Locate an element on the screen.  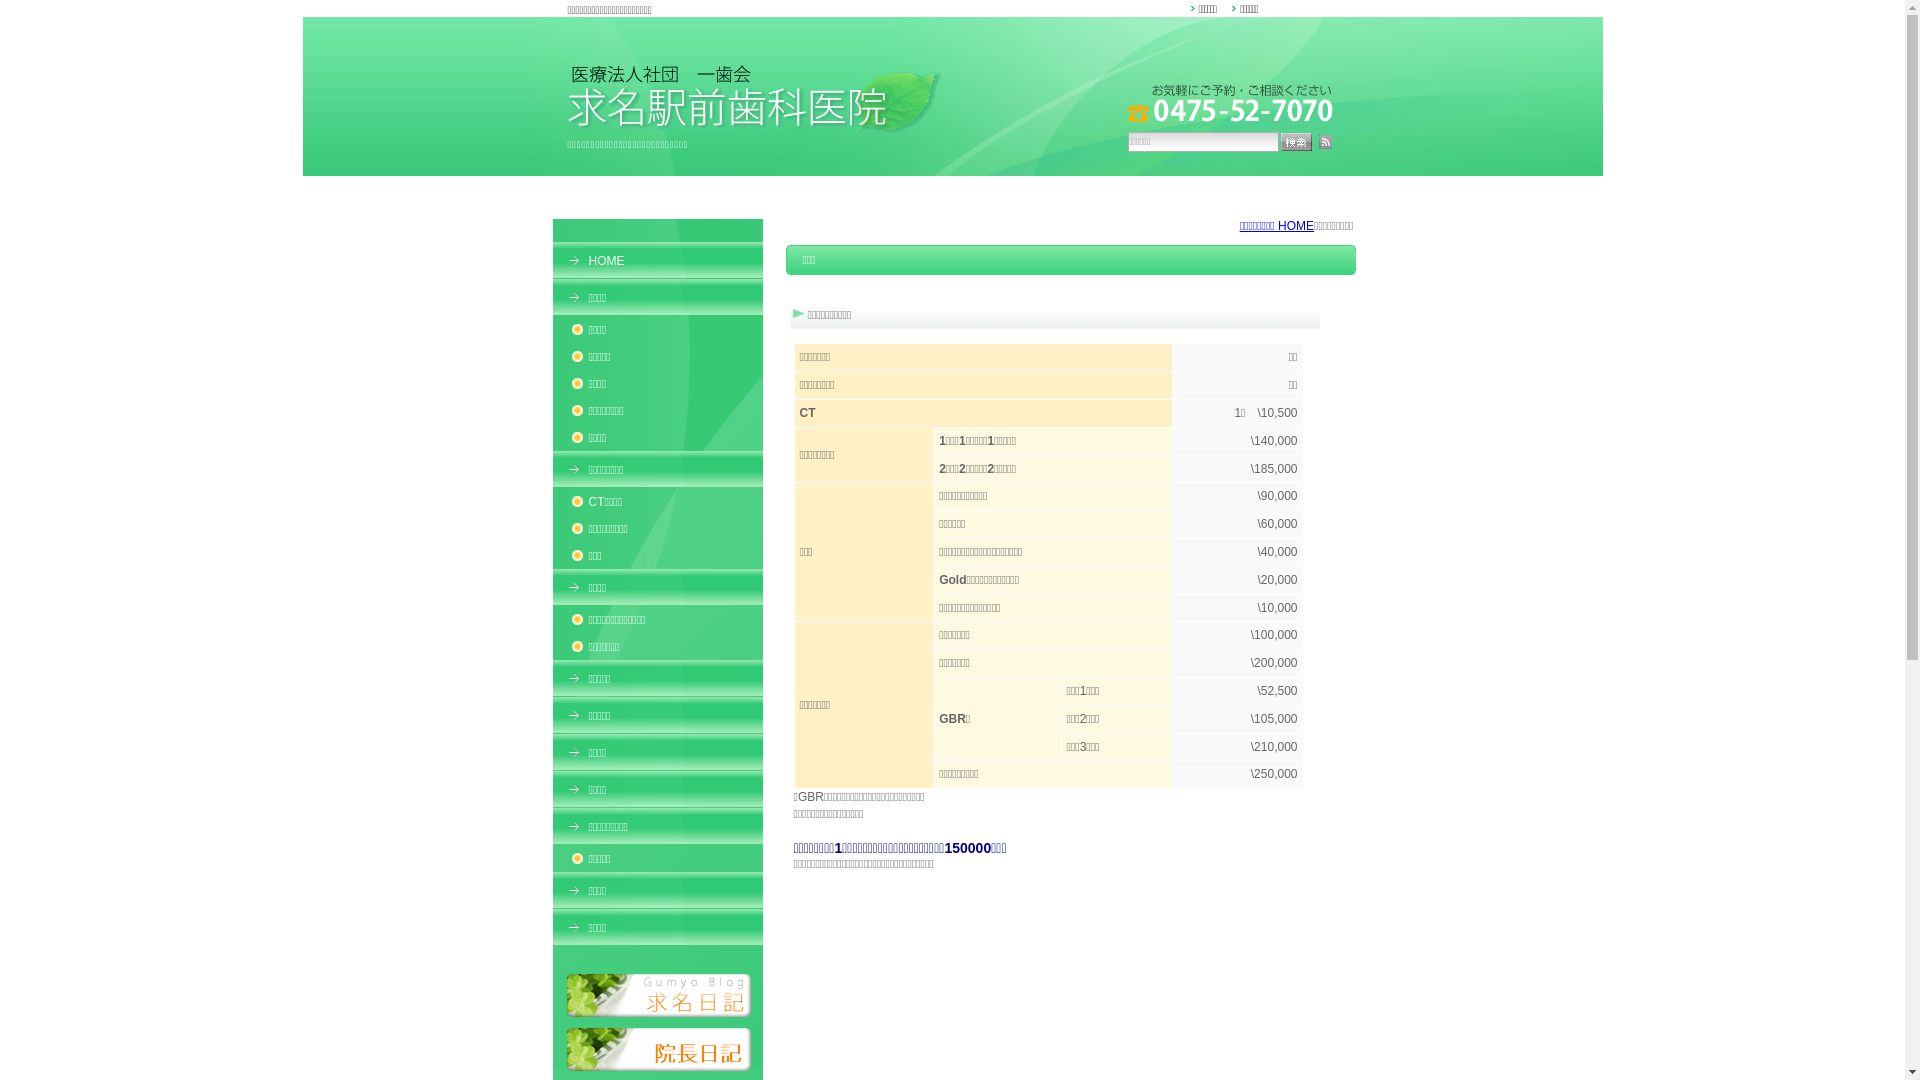
'HOME' is located at coordinates (657, 258).